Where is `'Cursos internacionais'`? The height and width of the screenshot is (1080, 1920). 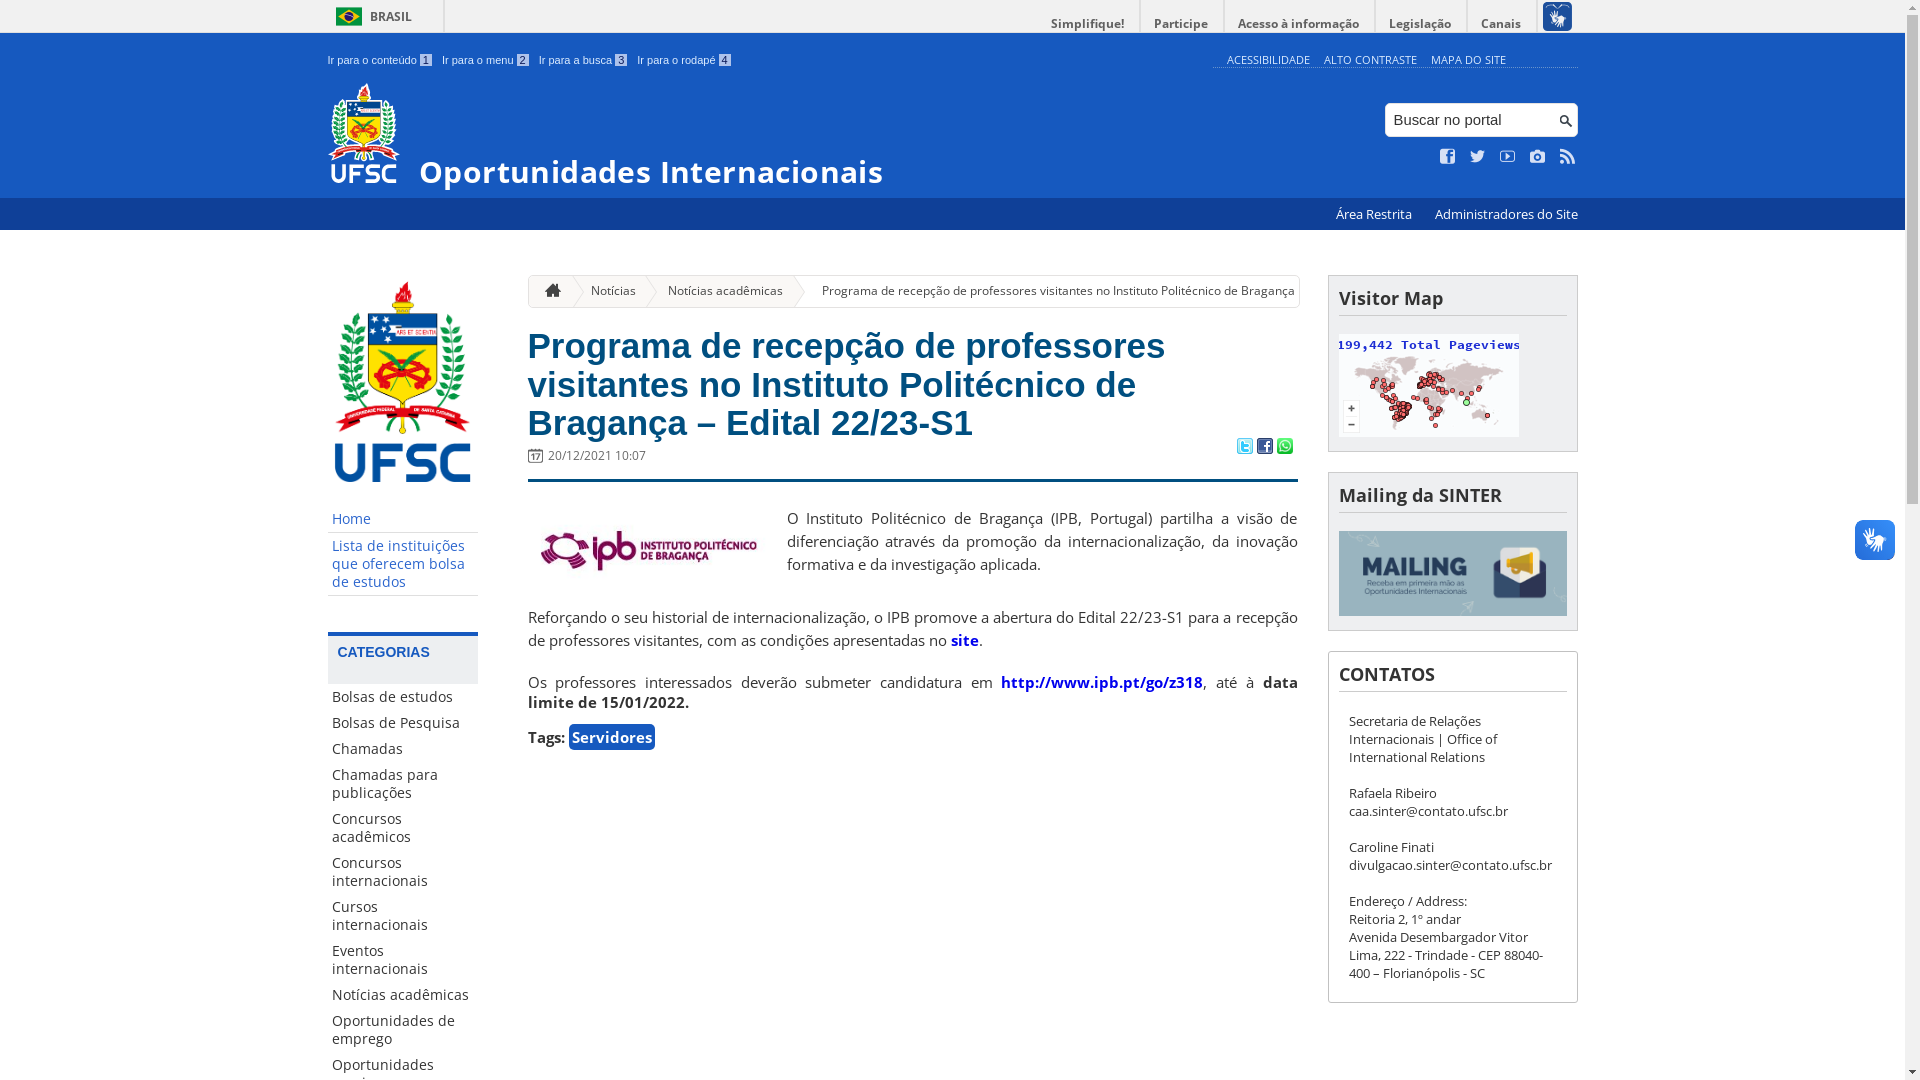 'Cursos internacionais' is located at coordinates (402, 915).